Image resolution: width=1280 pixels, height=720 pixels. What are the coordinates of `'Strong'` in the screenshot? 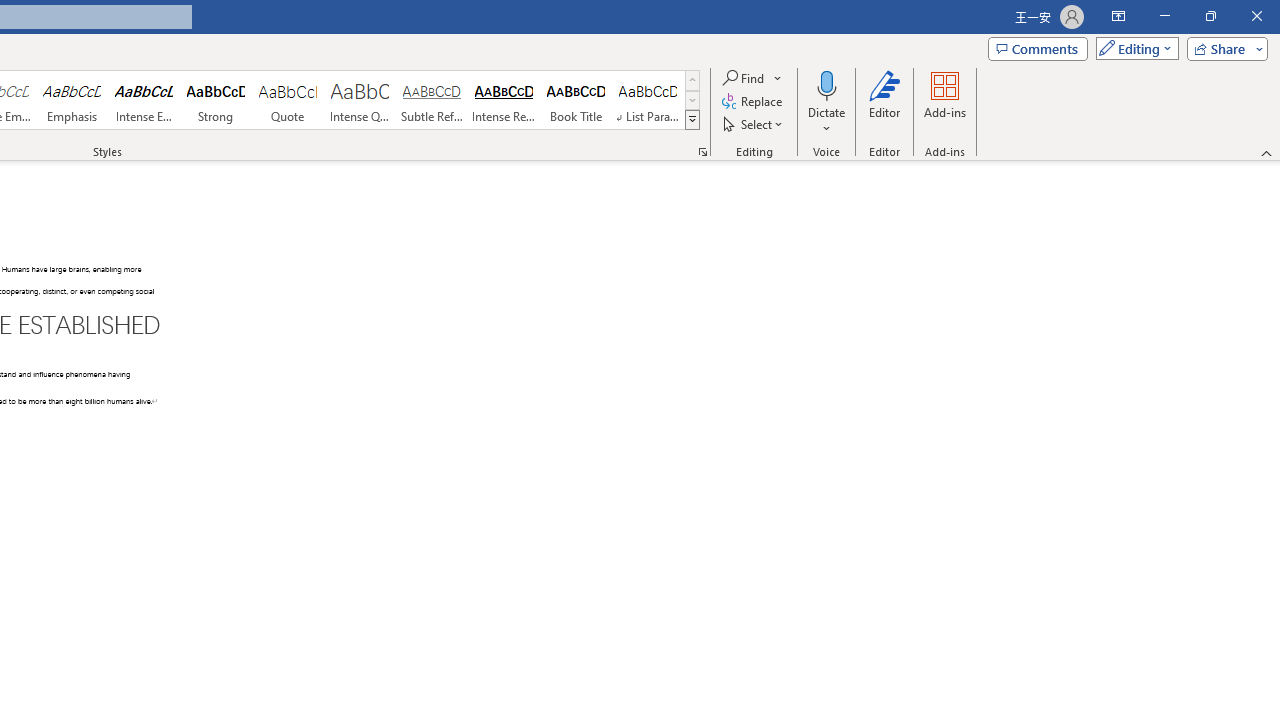 It's located at (216, 100).